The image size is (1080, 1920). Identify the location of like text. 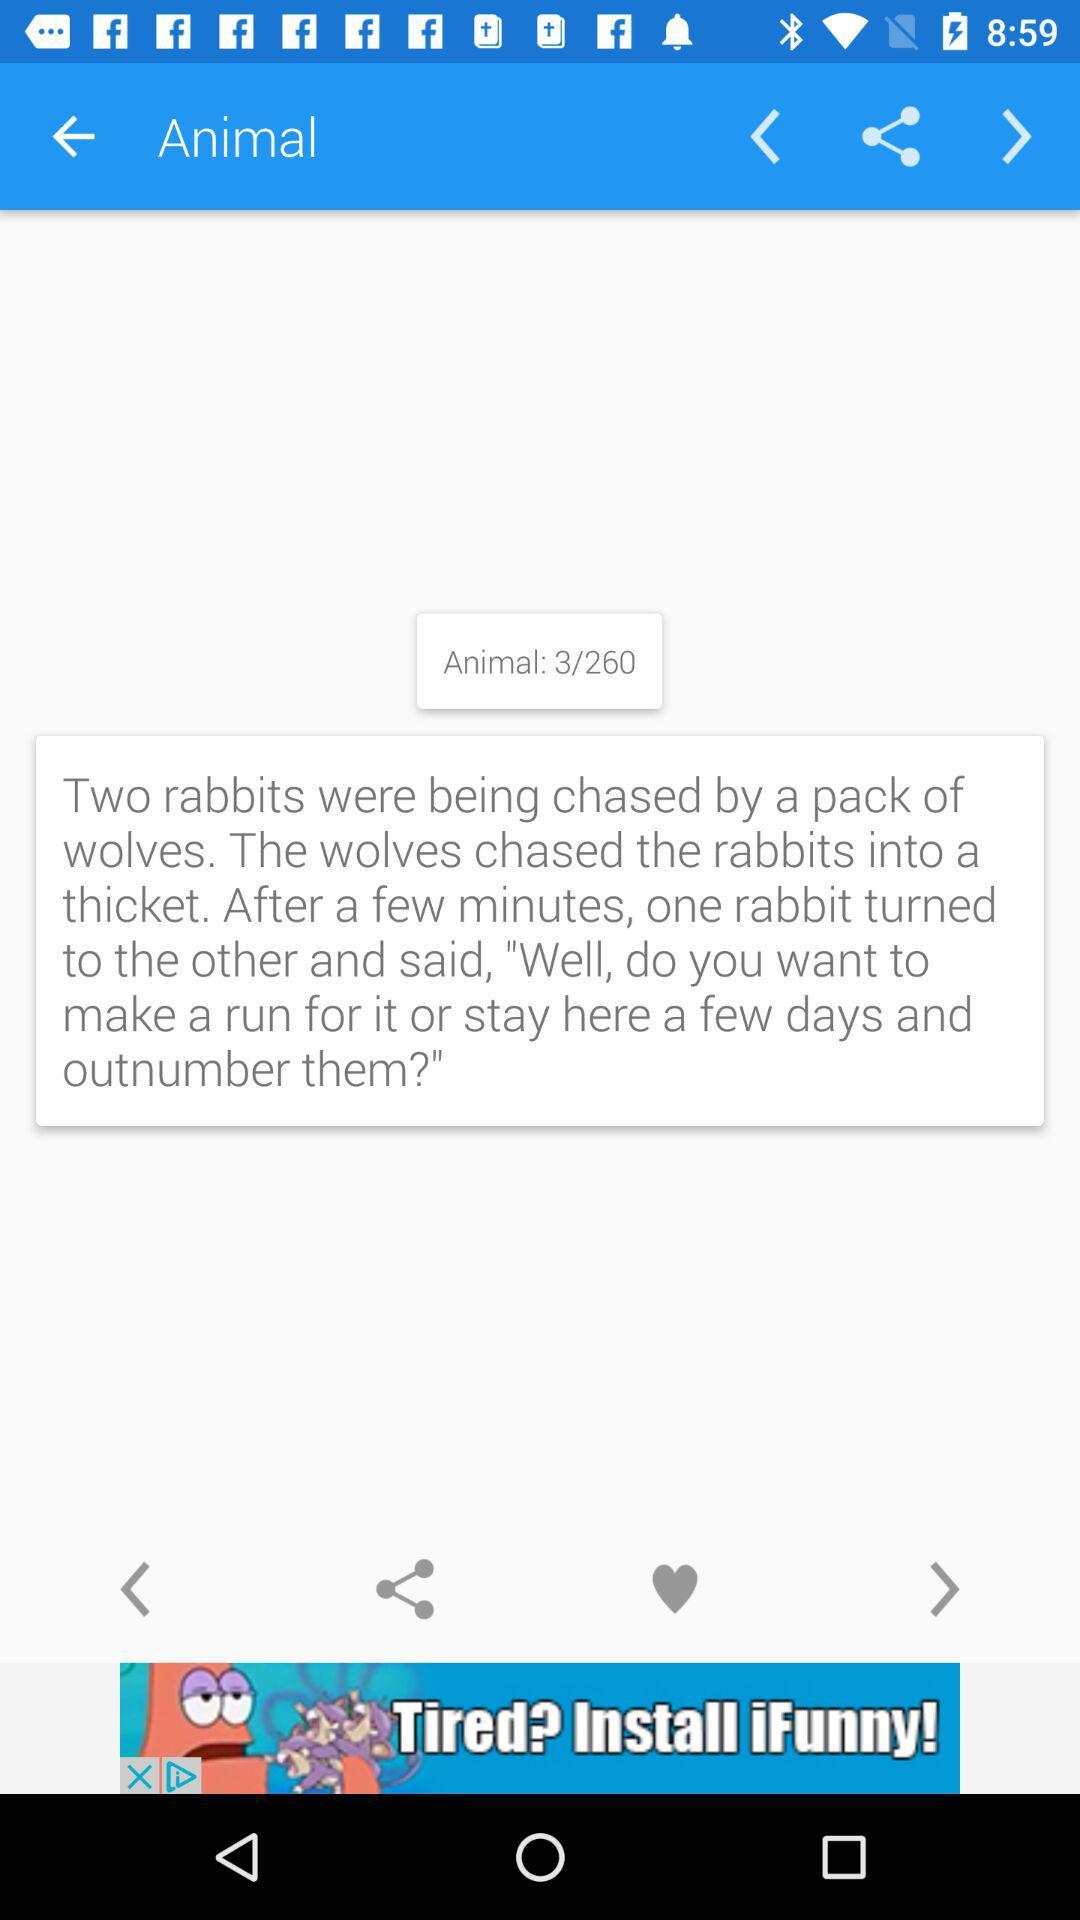
(675, 1588).